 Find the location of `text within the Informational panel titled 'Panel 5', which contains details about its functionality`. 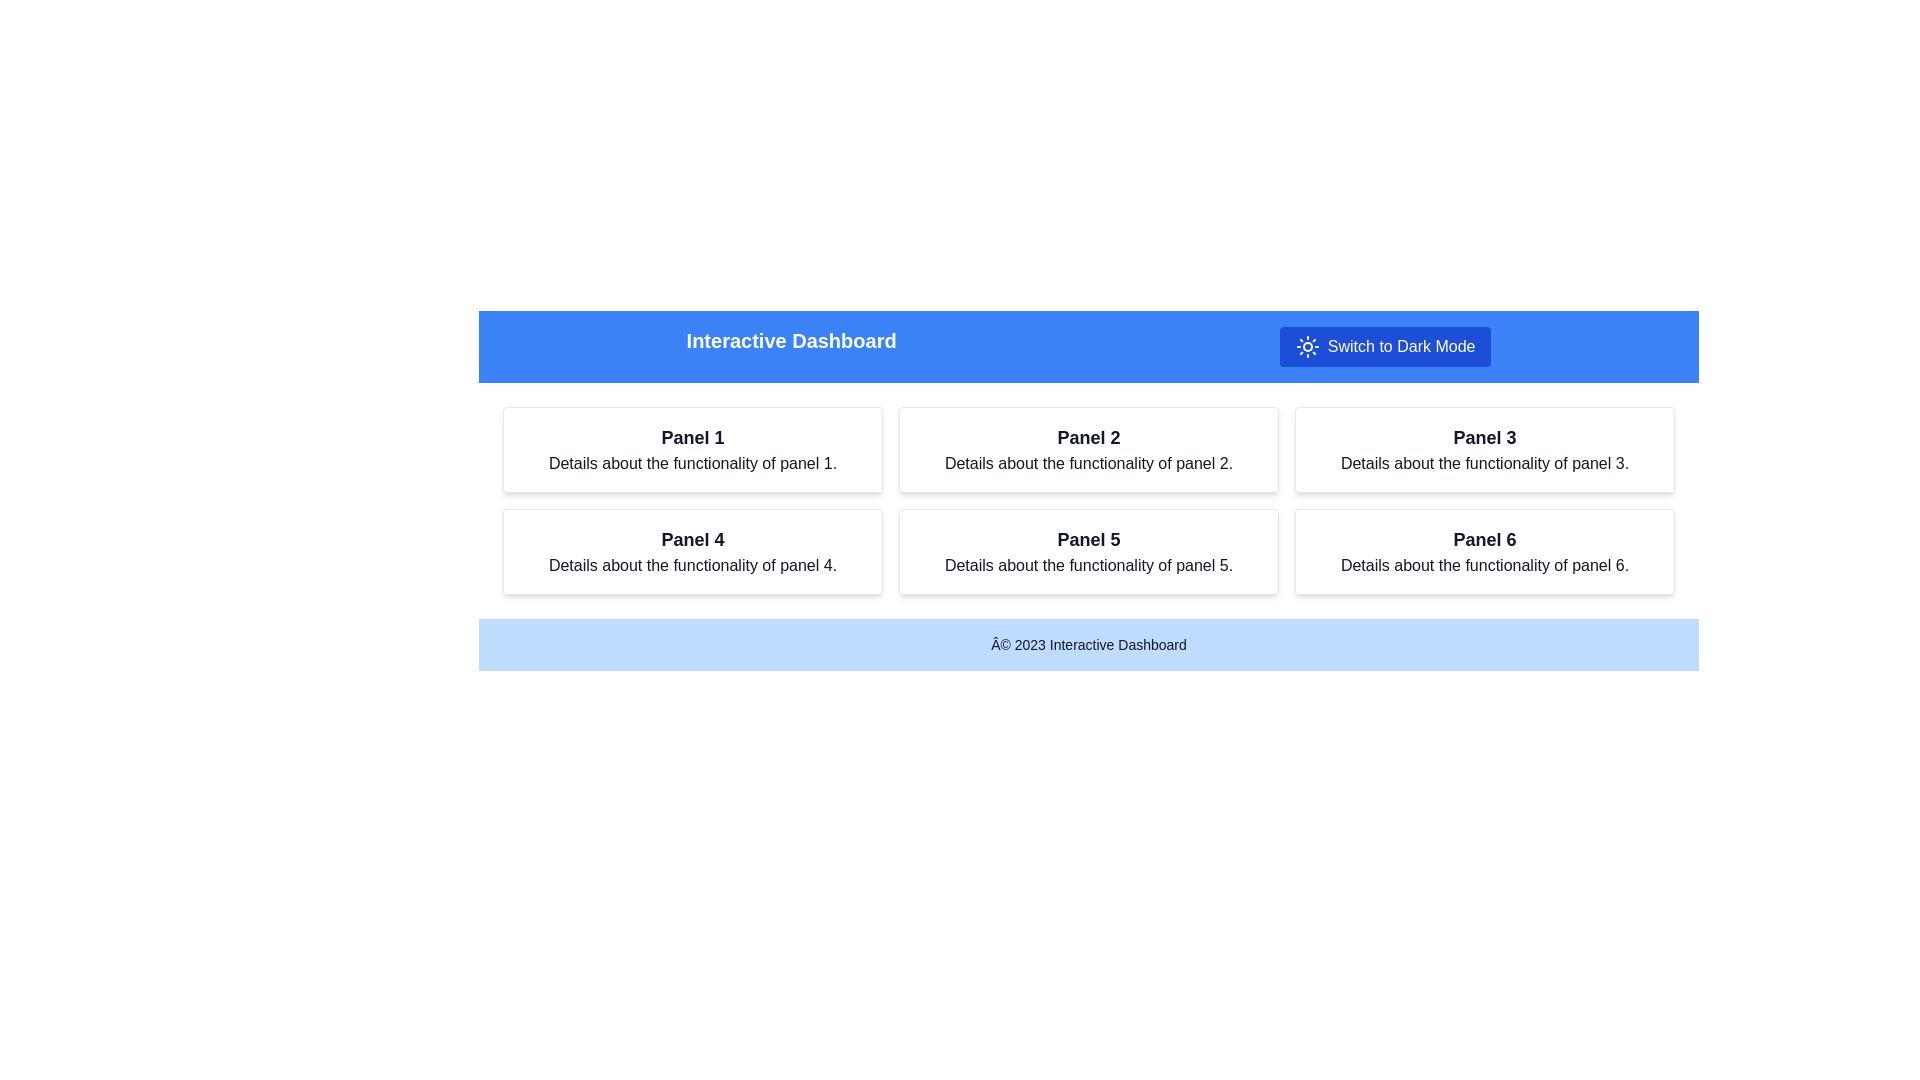

text within the Informational panel titled 'Panel 5', which contains details about its functionality is located at coordinates (1088, 551).